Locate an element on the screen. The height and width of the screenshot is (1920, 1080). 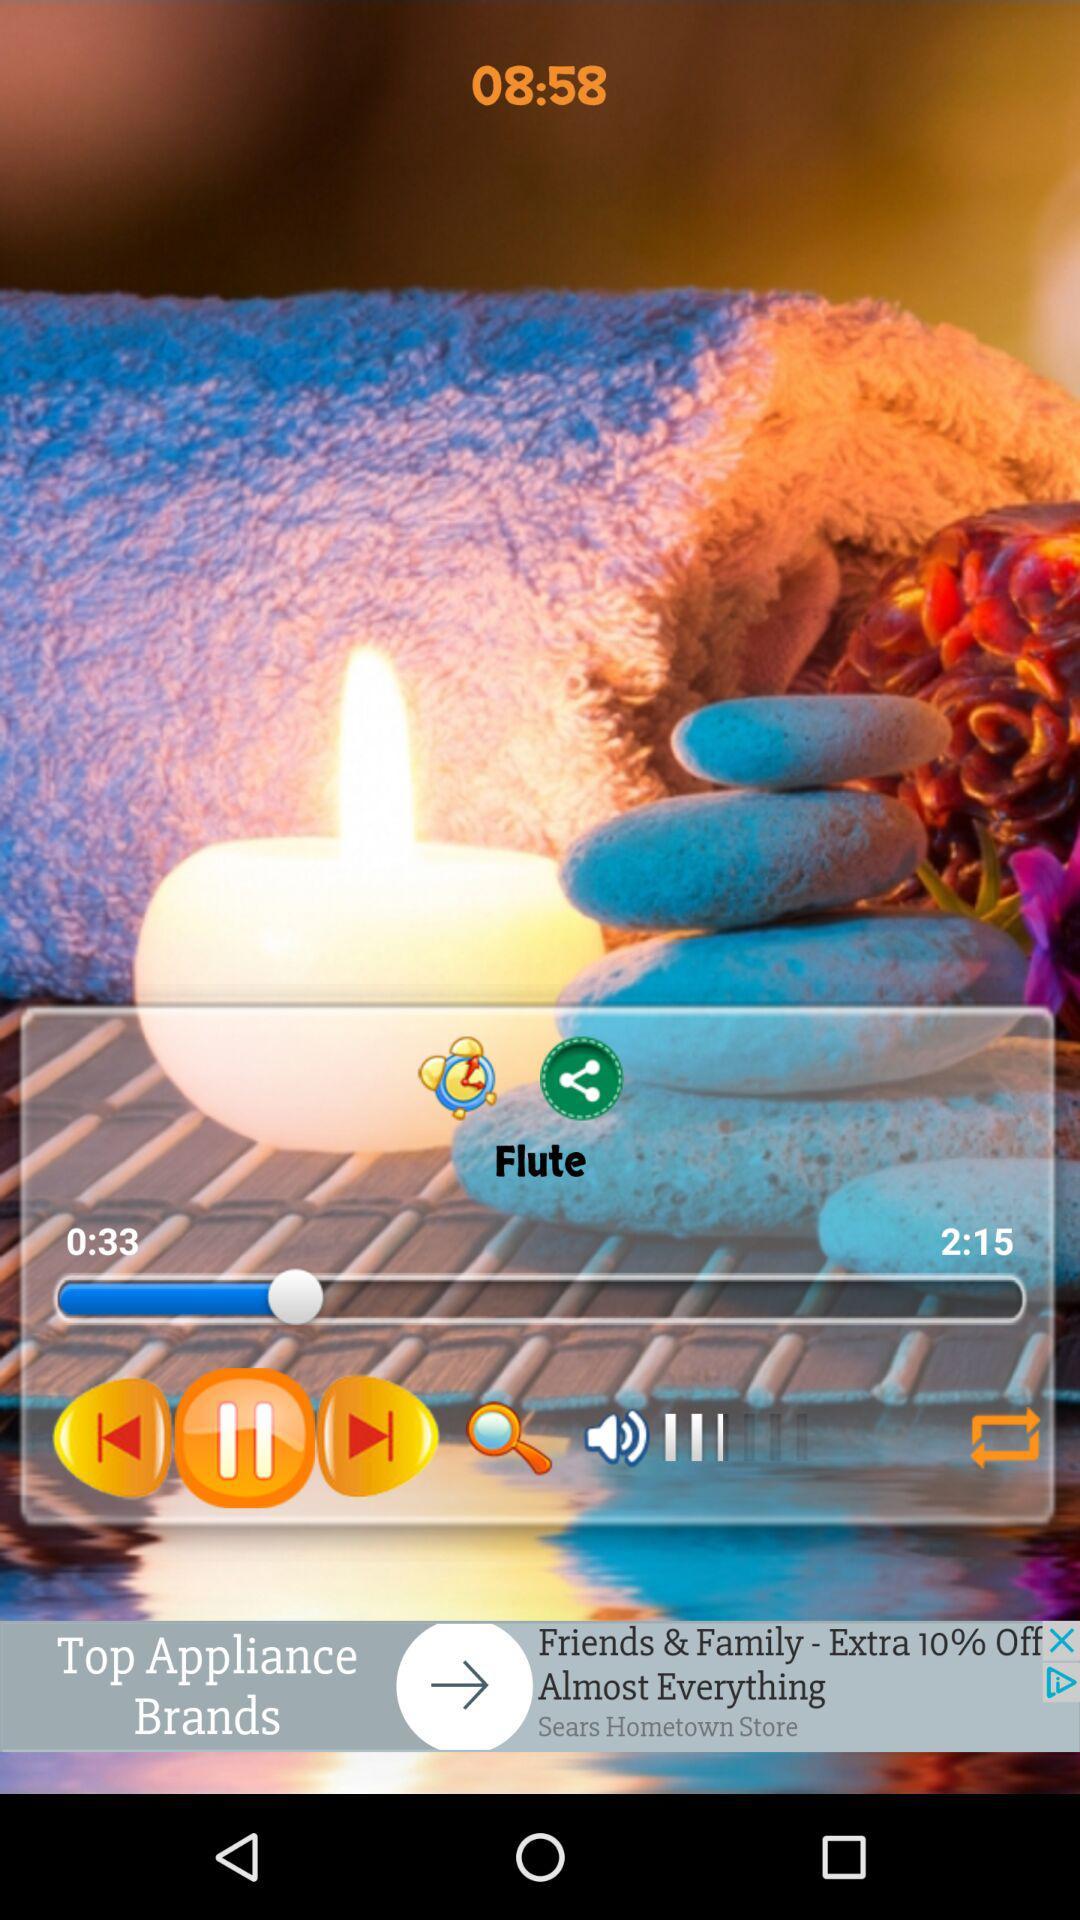
rewind is located at coordinates (113, 1436).